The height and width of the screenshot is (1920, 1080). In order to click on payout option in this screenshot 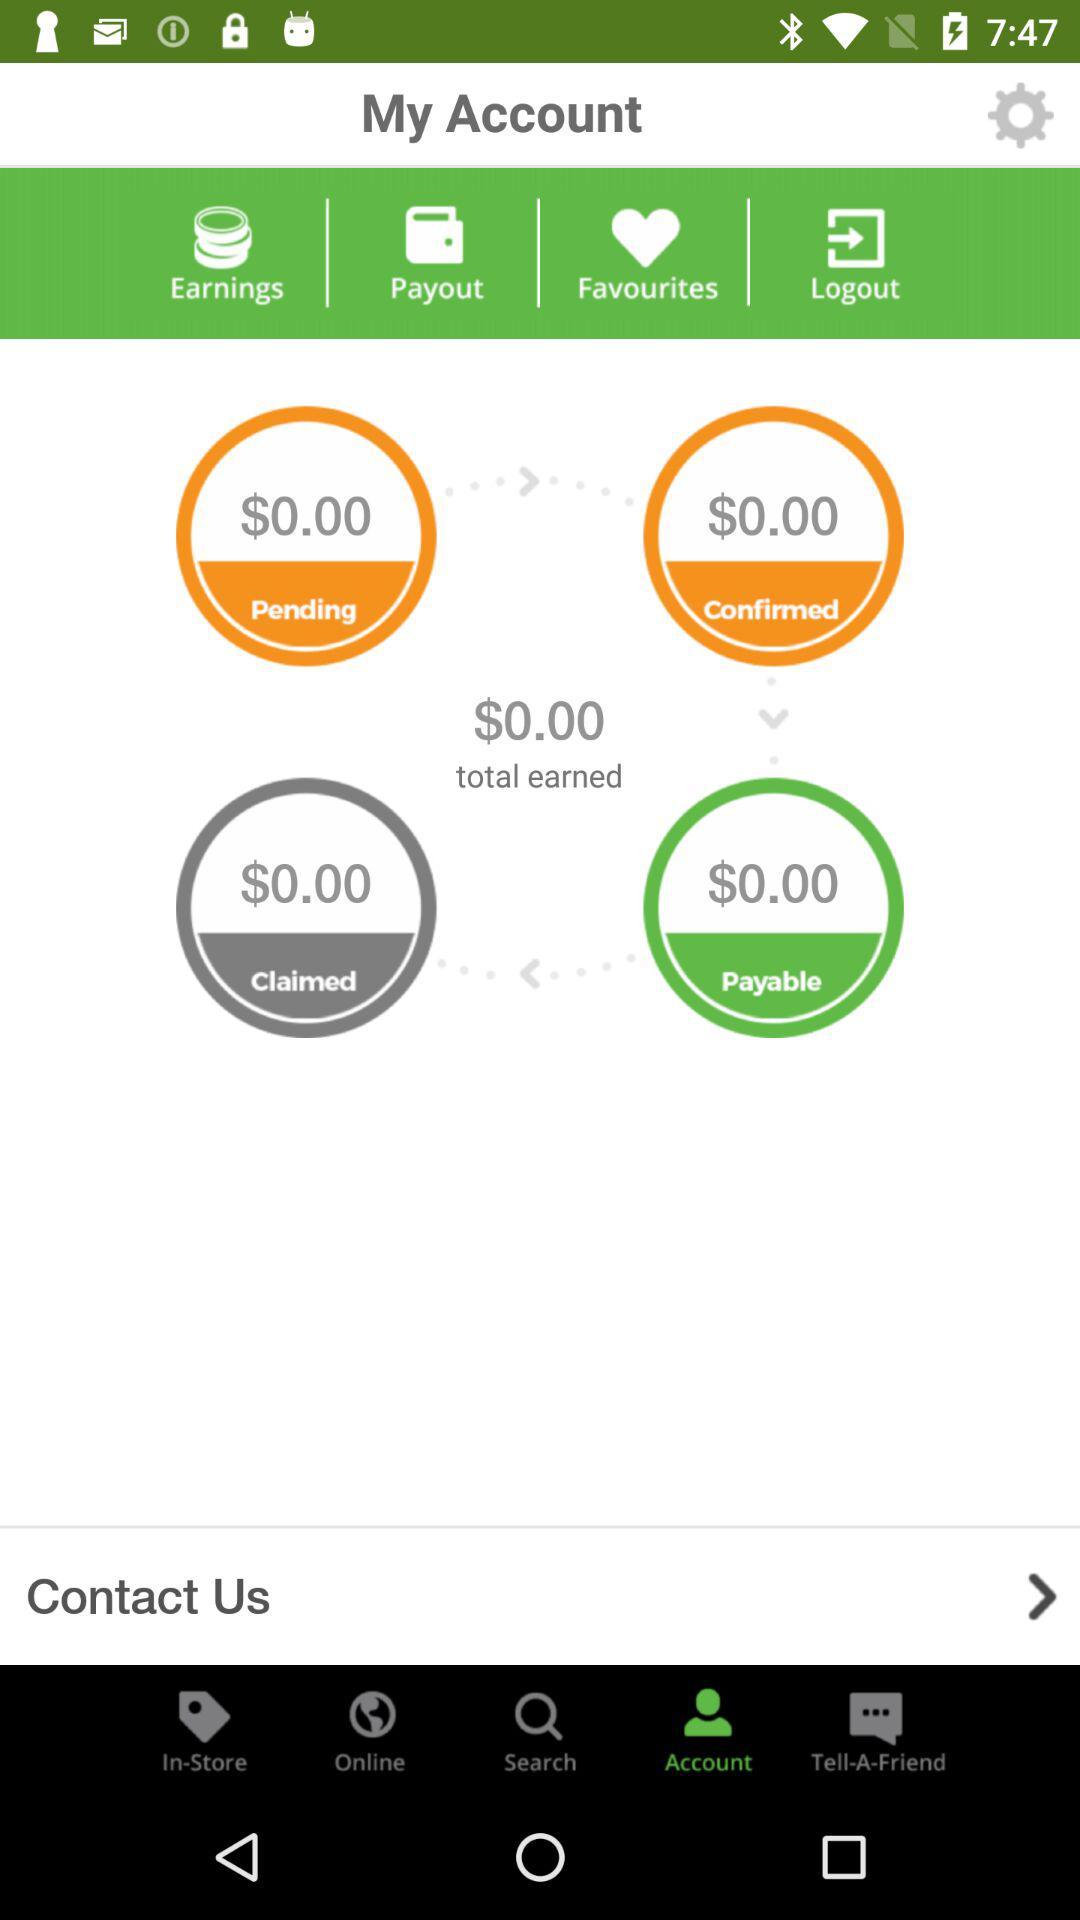, I will do `click(434, 252)`.